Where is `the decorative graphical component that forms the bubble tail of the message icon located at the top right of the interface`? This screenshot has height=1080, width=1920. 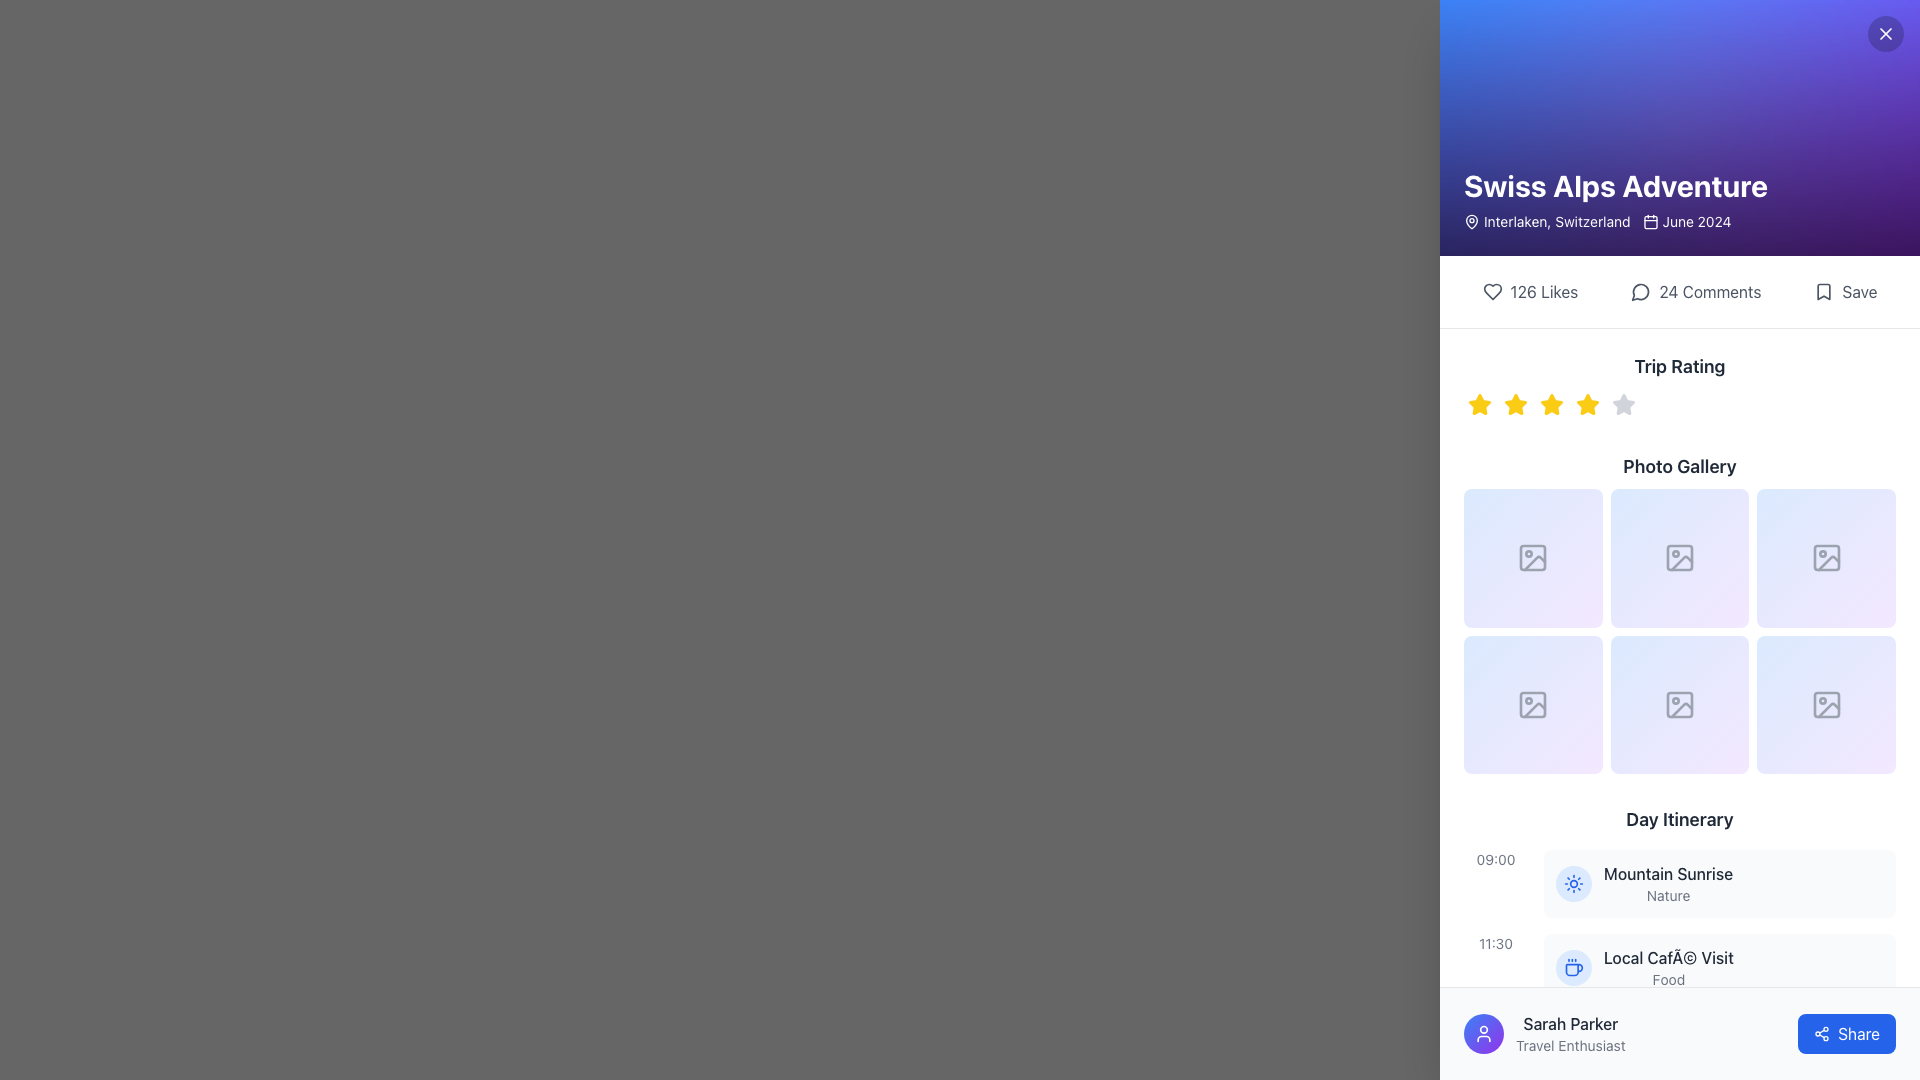
the decorative graphical component that forms the bubble tail of the message icon located at the top right of the interface is located at coordinates (1641, 292).